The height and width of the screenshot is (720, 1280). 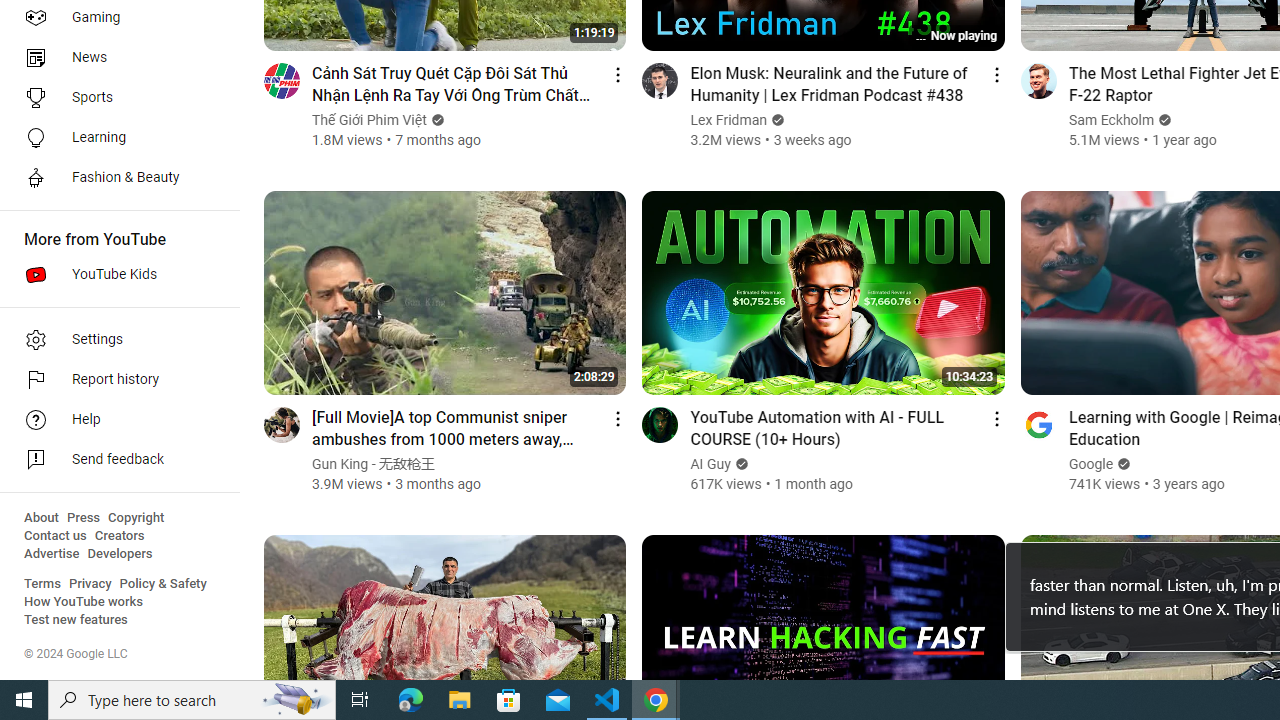 What do you see at coordinates (82, 517) in the screenshot?
I see `'Press'` at bounding box center [82, 517].